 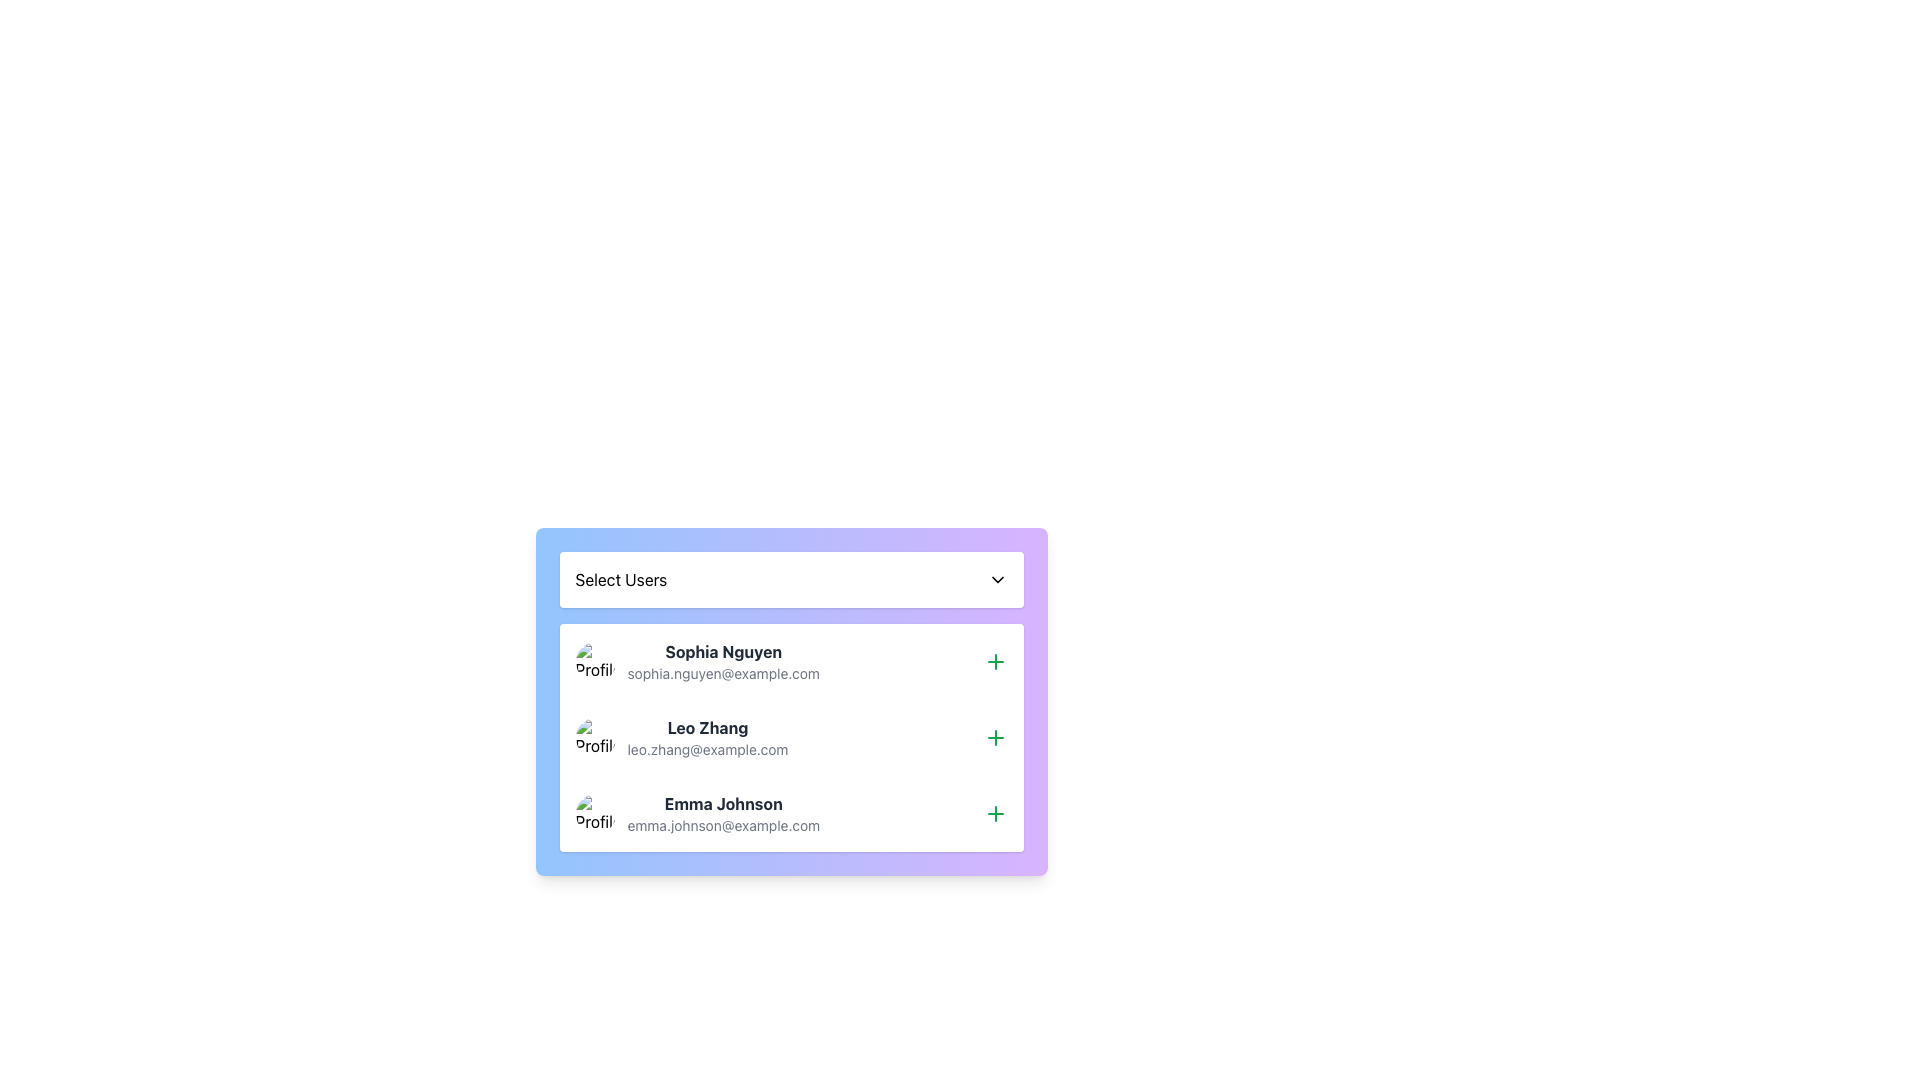 I want to click on text displayed for 'Leo Zhang', which includes the name in bold and the email address in lighter grey below it, so click(x=707, y=737).